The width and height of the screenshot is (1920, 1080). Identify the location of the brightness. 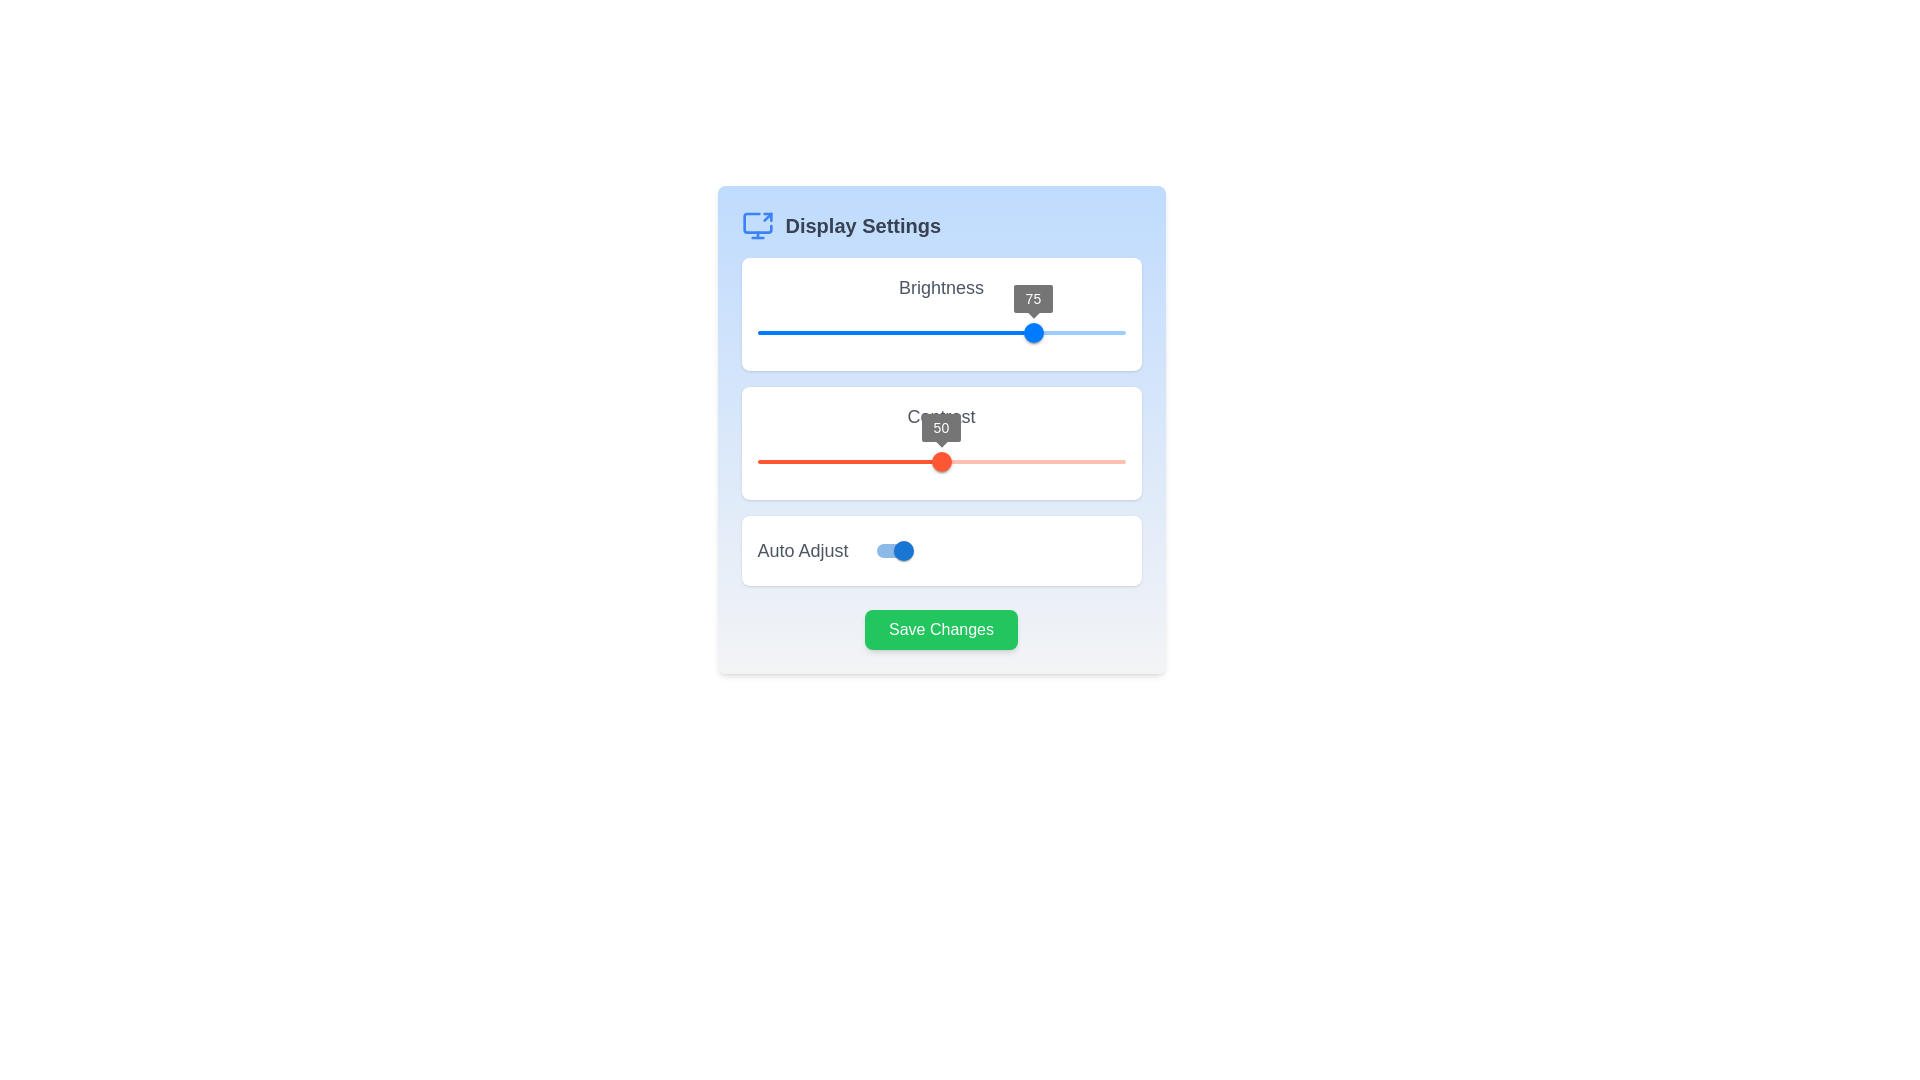
(1081, 331).